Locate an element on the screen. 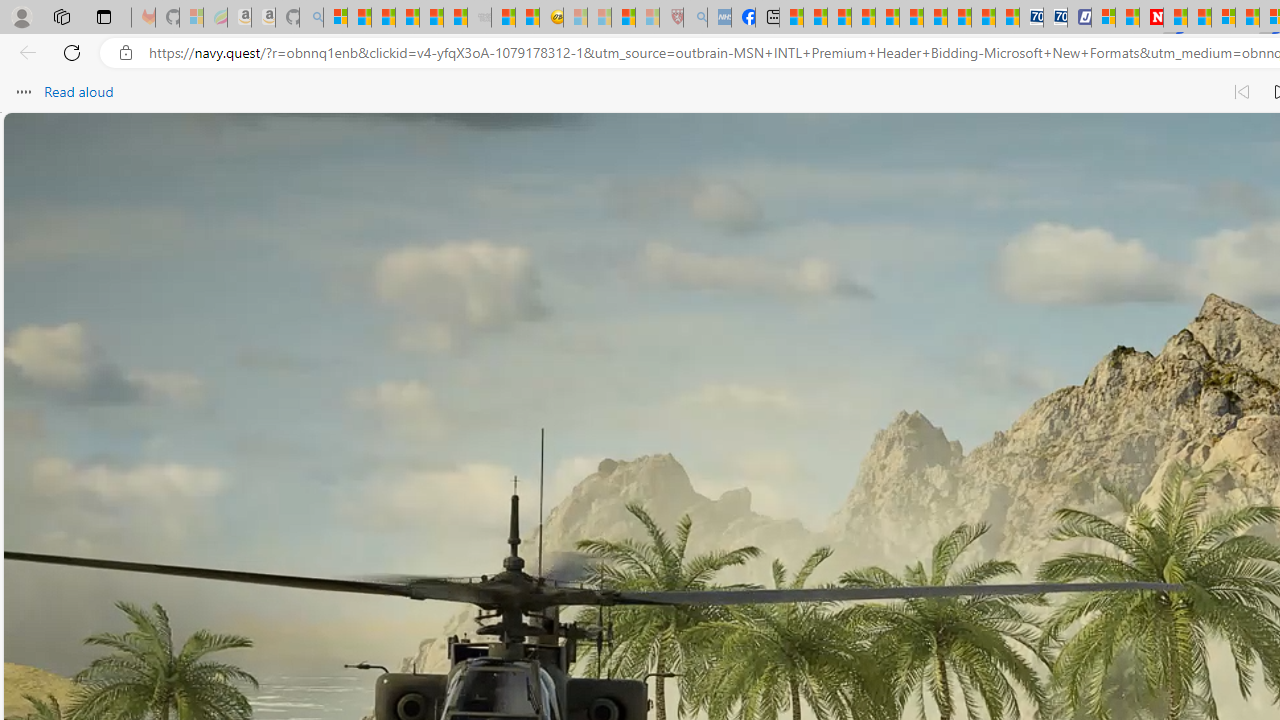  'Cheap Hotels - Save70.com' is located at coordinates (1055, 17).